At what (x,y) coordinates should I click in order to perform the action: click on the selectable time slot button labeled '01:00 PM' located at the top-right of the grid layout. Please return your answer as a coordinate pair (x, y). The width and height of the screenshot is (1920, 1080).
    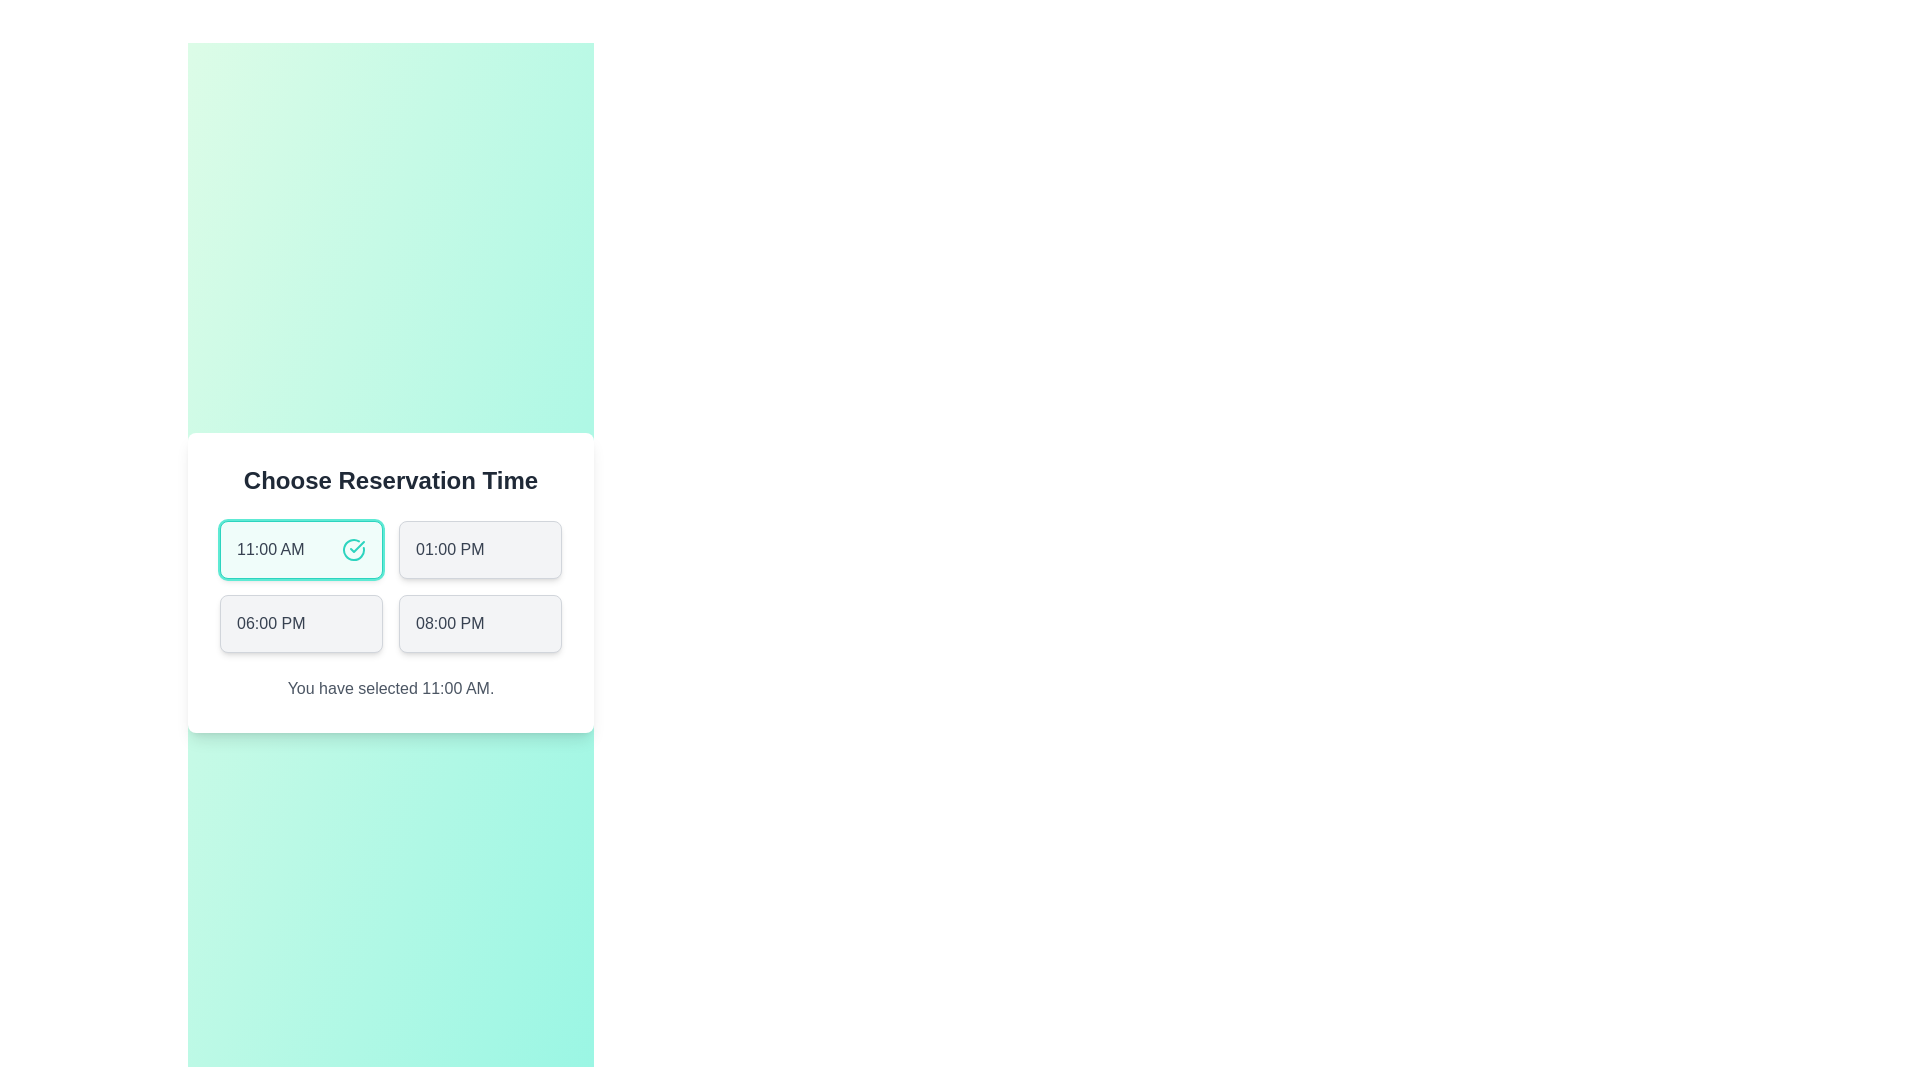
    Looking at the image, I should click on (480, 550).